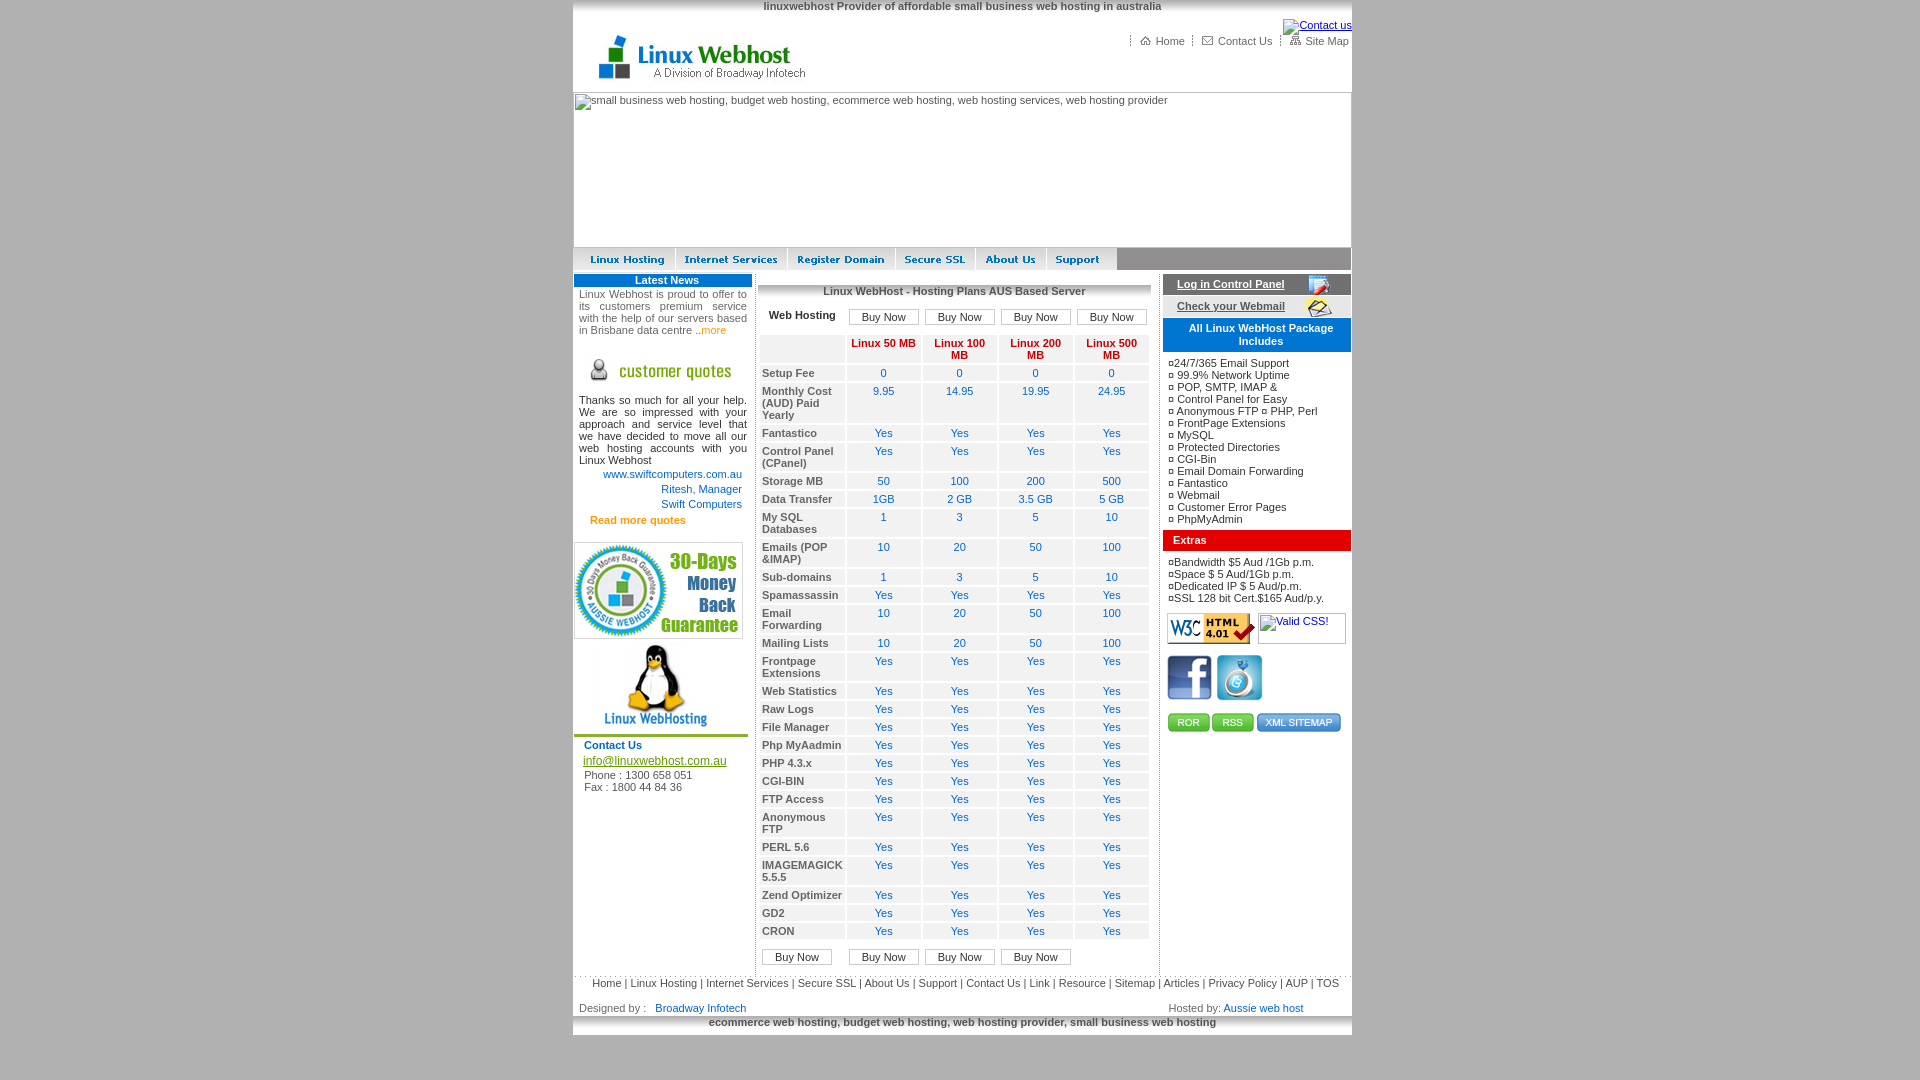 The image size is (1920, 1080). I want to click on 'Site Map', so click(1327, 41).